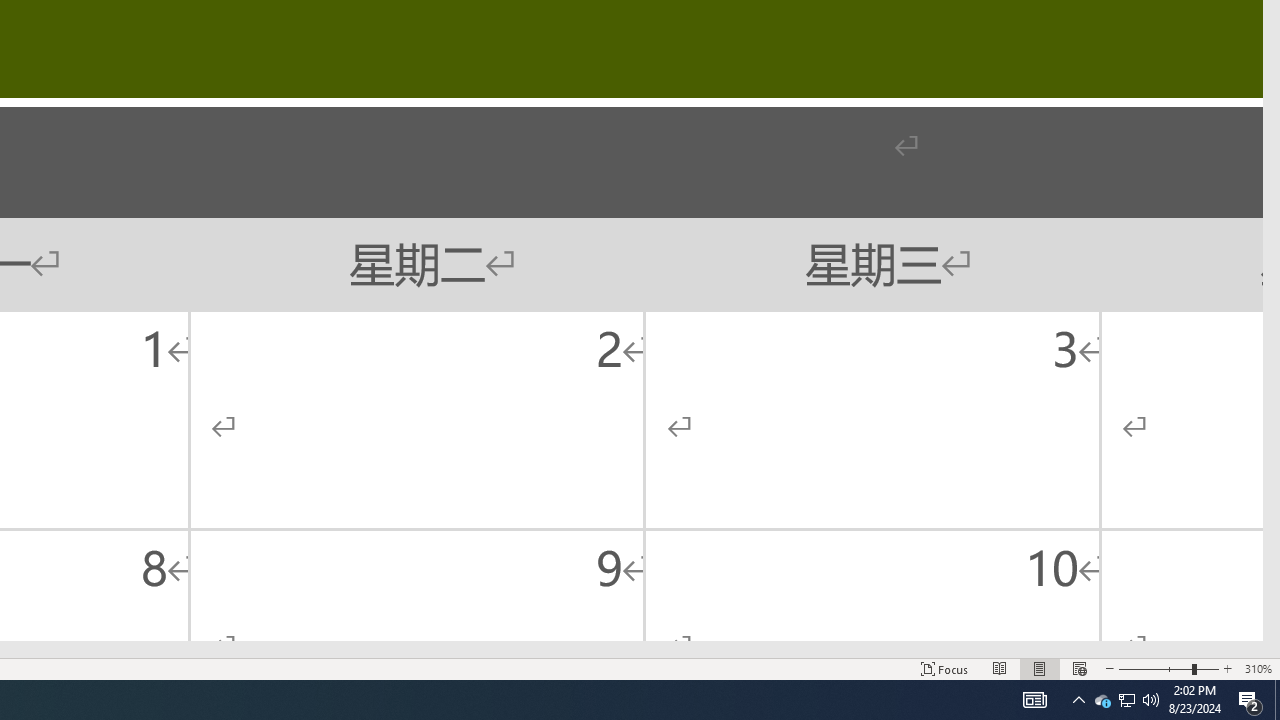 This screenshot has width=1280, height=720. Describe the element at coordinates (1040, 669) in the screenshot. I see `'Print Layout'` at that location.